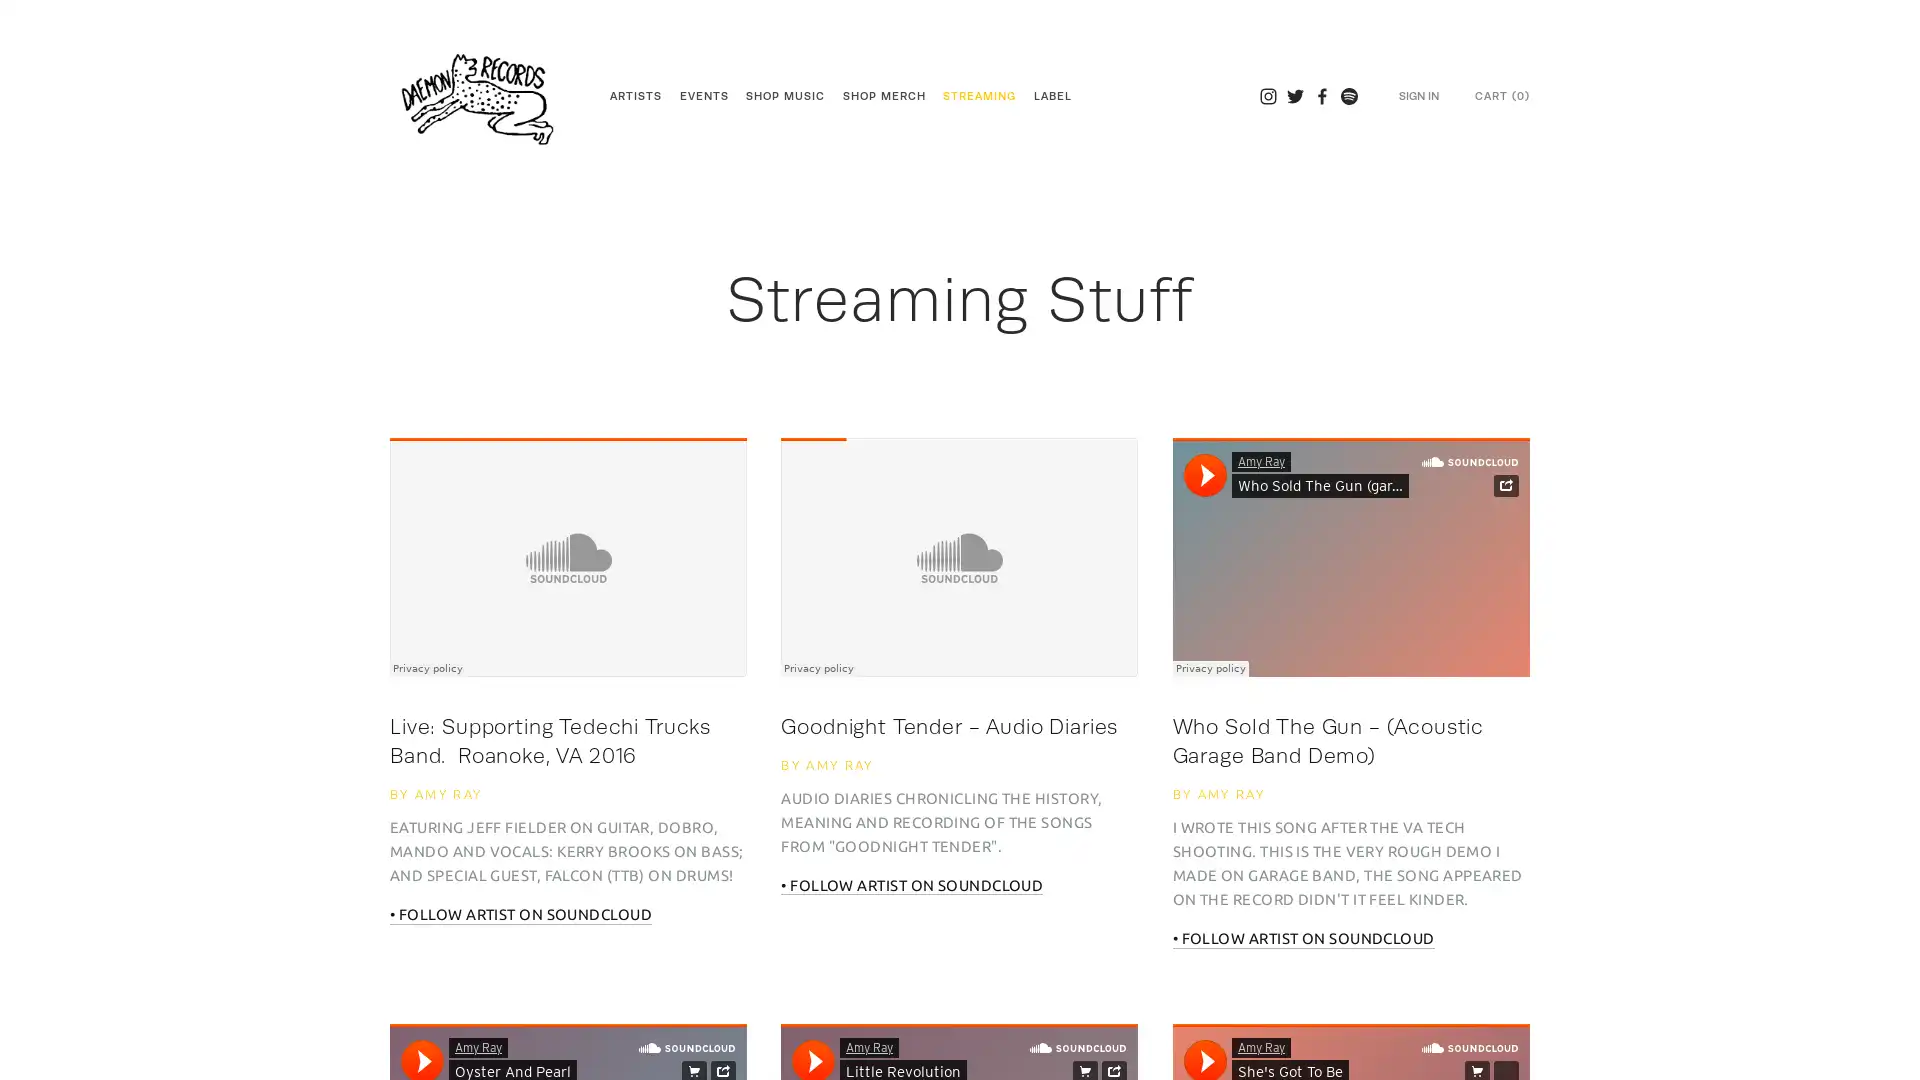 The width and height of the screenshot is (1920, 1080). I want to click on SIGN IN, so click(1418, 95).